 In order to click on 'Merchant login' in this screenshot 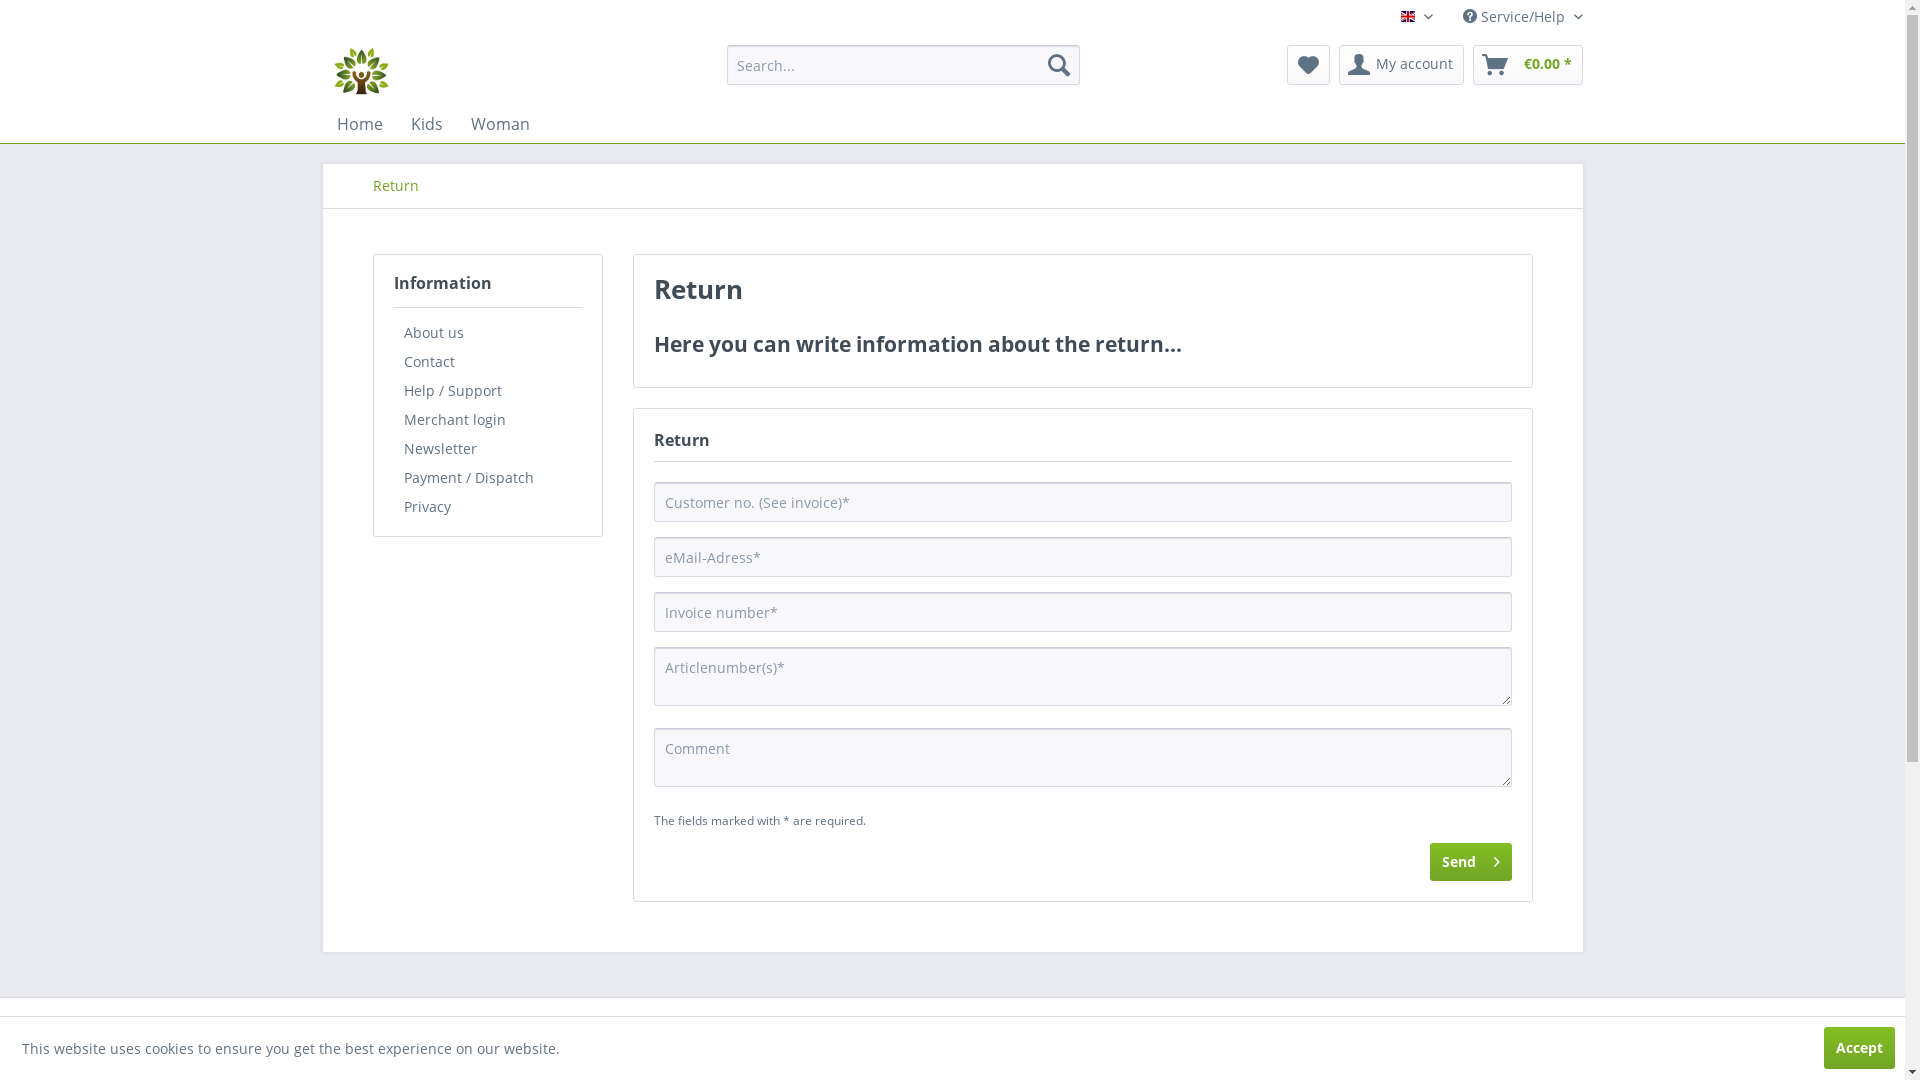, I will do `click(488, 418)`.